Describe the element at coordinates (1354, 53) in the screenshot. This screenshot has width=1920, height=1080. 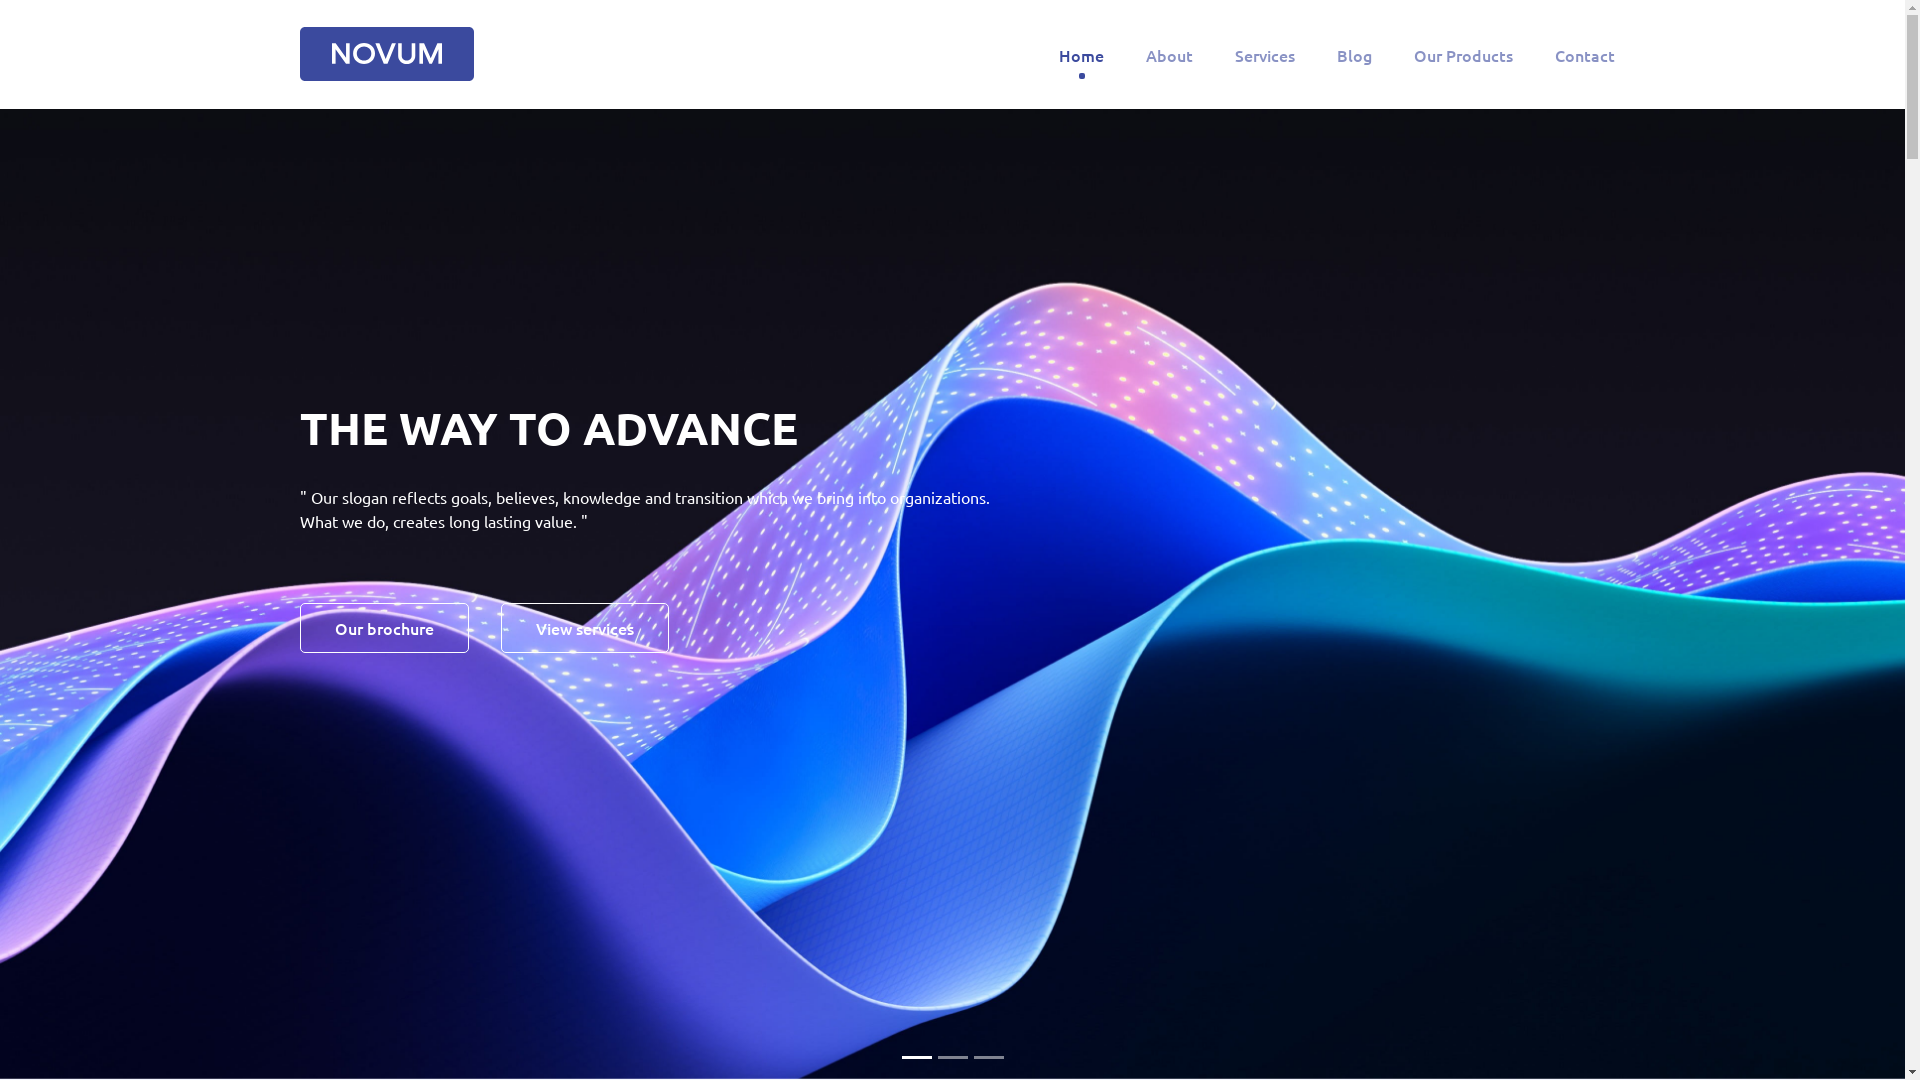
I see `'Blog'` at that location.